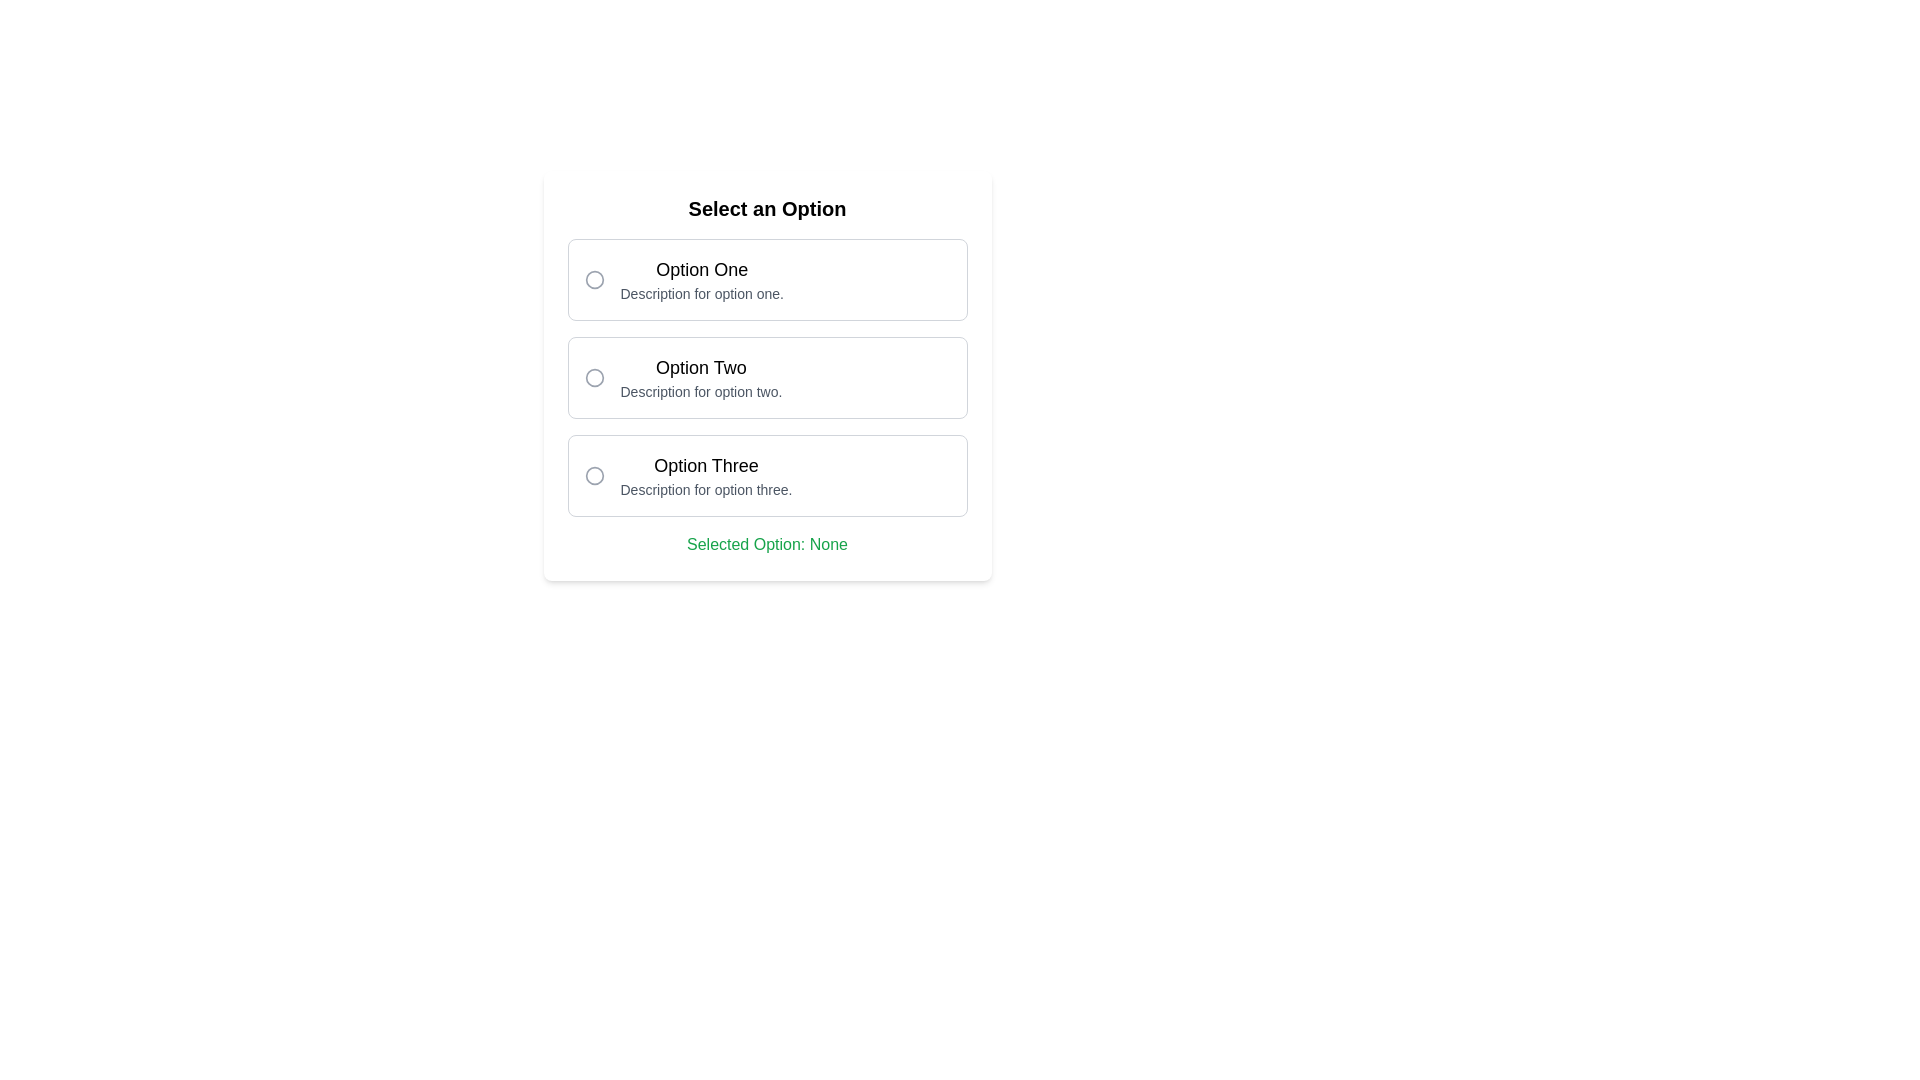 This screenshot has height=1080, width=1920. What do you see at coordinates (593, 280) in the screenshot?
I see `the radio button representing 'Option One'` at bounding box center [593, 280].